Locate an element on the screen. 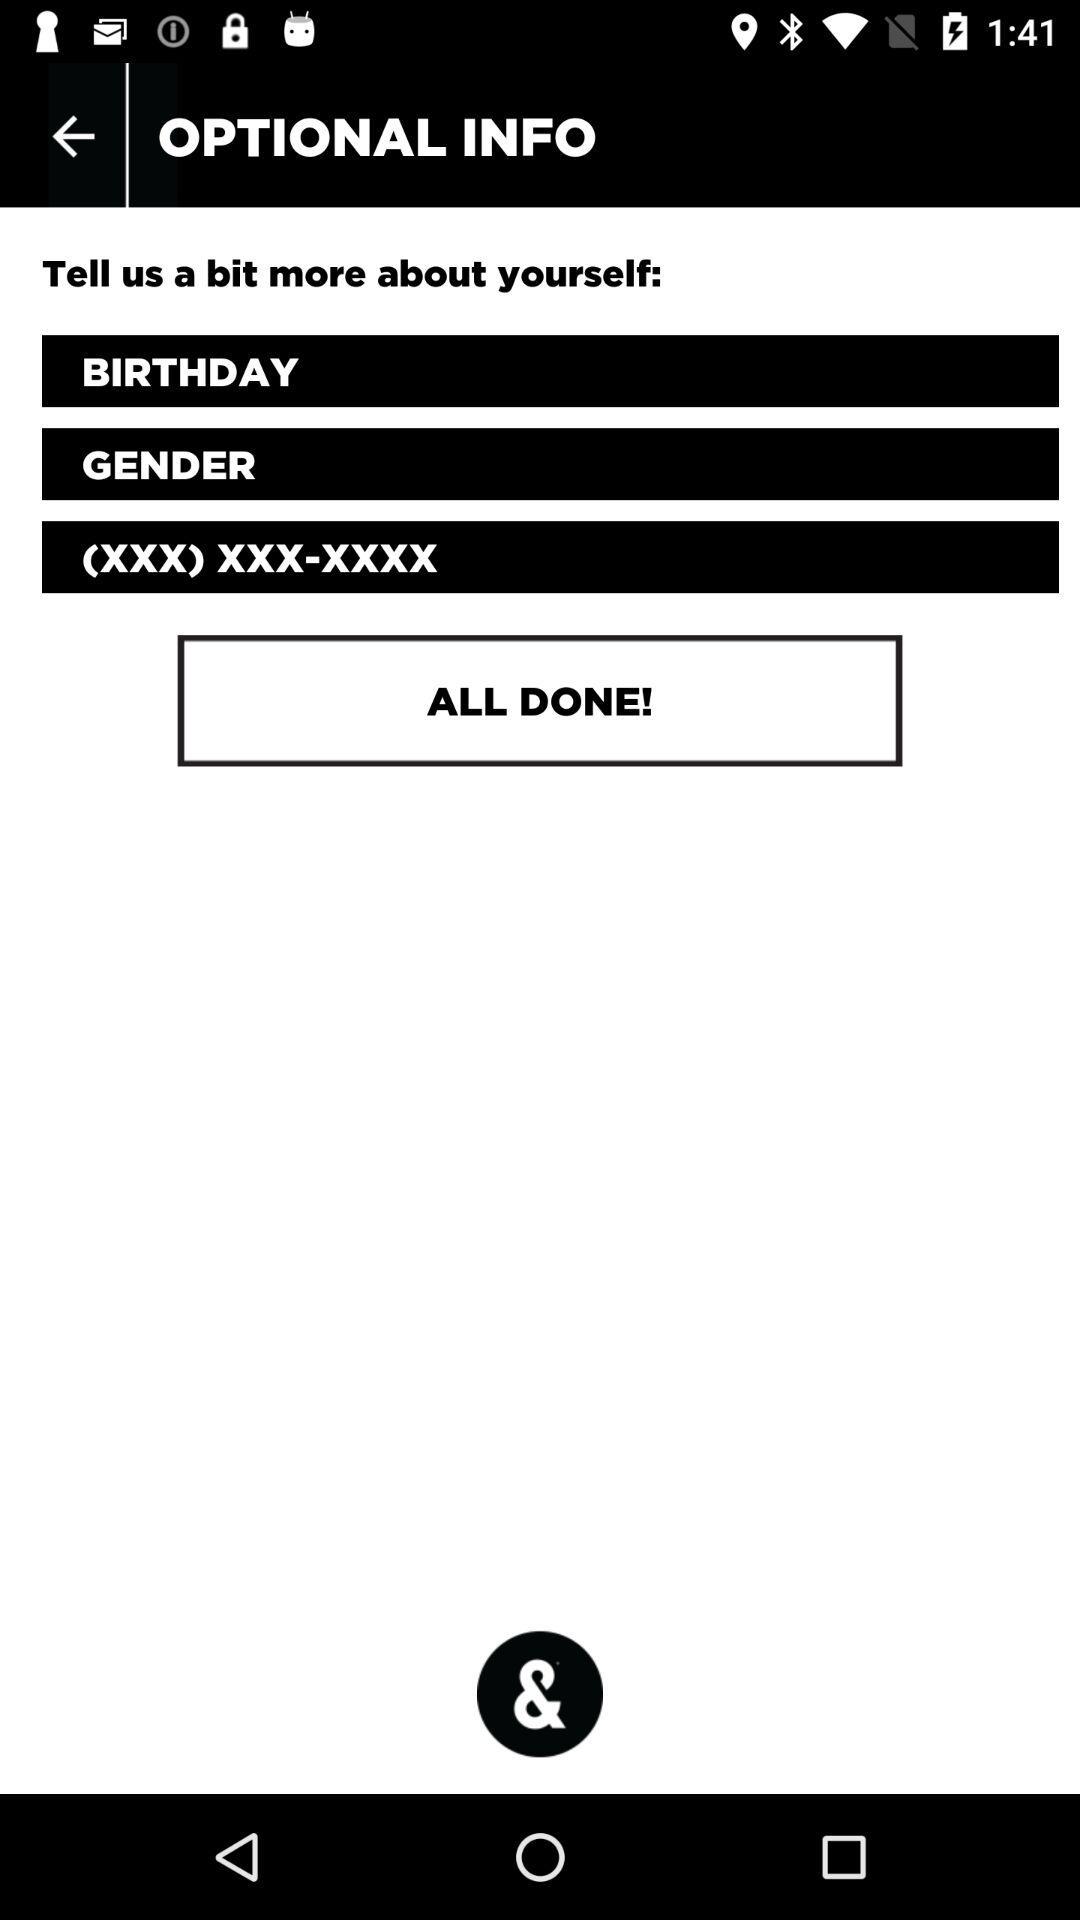 The width and height of the screenshot is (1080, 1920). your gender is located at coordinates (550, 463).